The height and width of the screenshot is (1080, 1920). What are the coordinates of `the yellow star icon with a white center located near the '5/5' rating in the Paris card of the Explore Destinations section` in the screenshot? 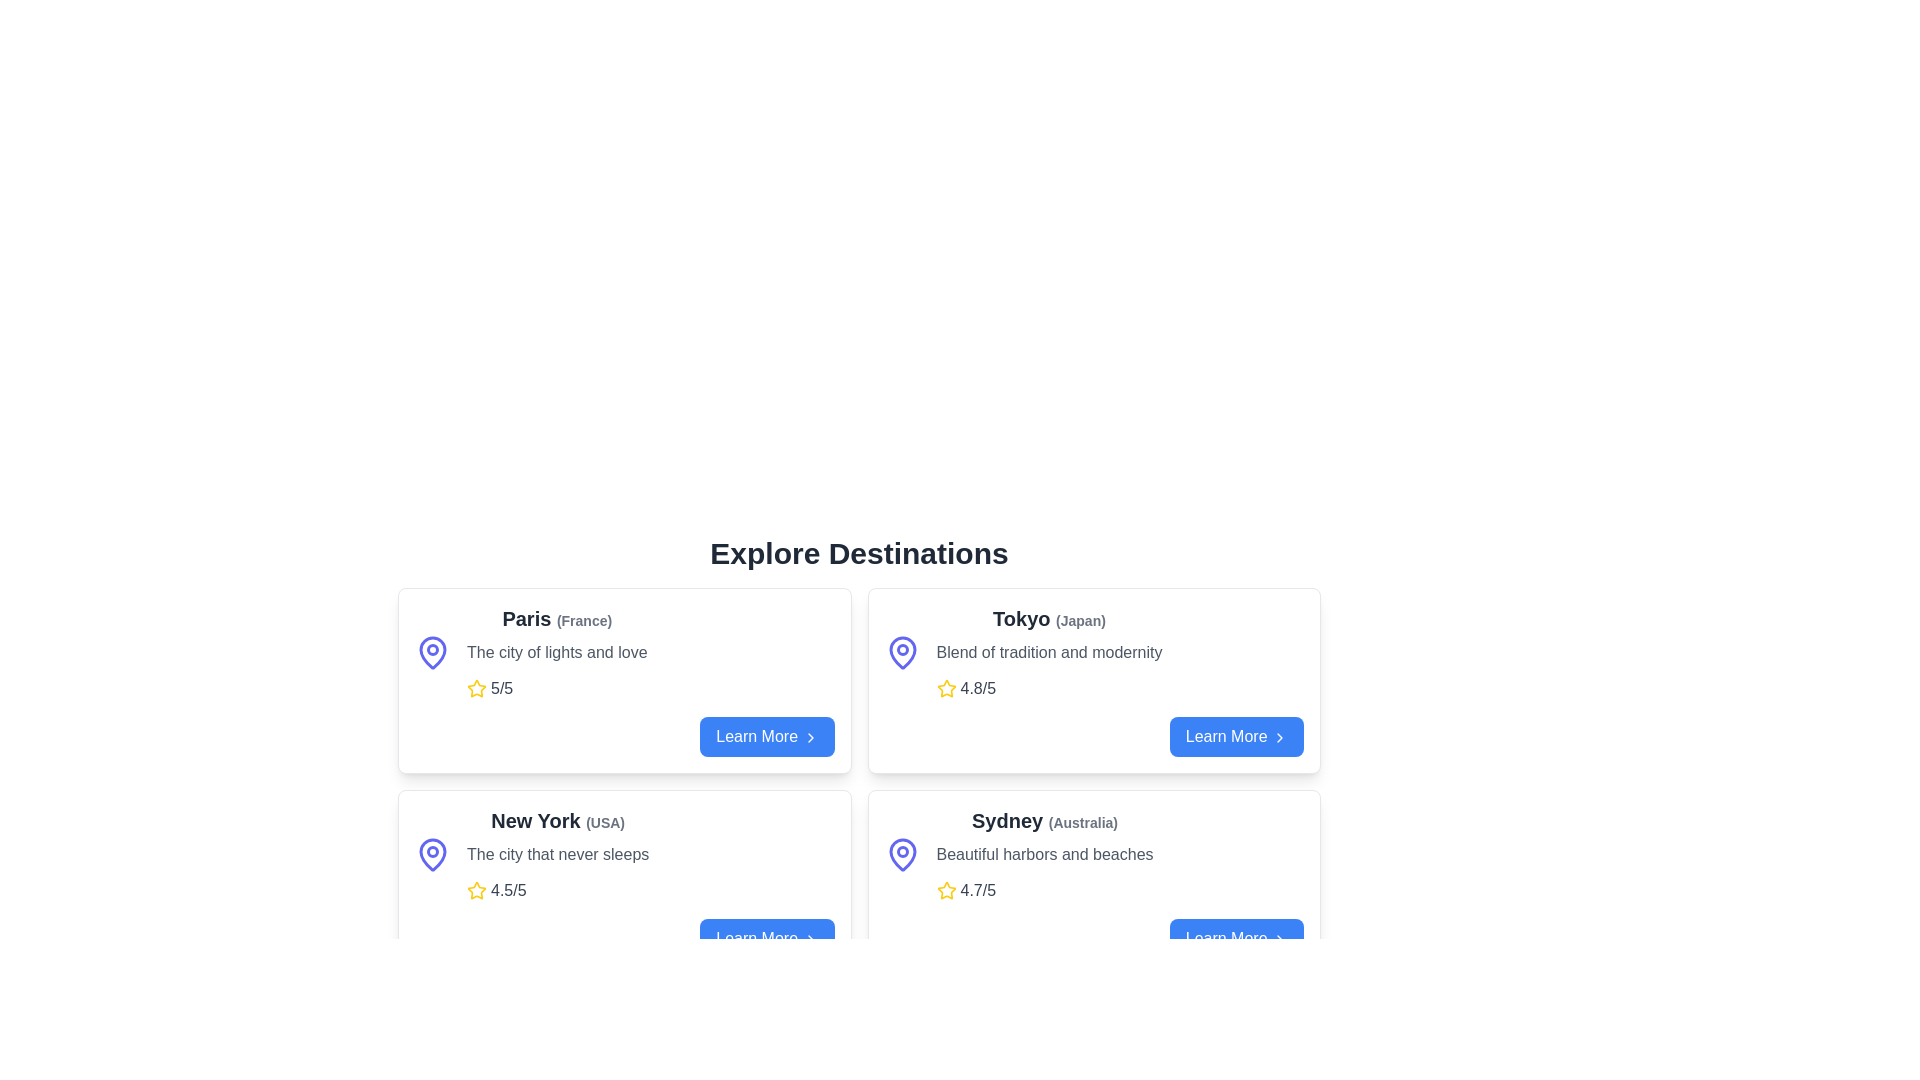 It's located at (475, 687).